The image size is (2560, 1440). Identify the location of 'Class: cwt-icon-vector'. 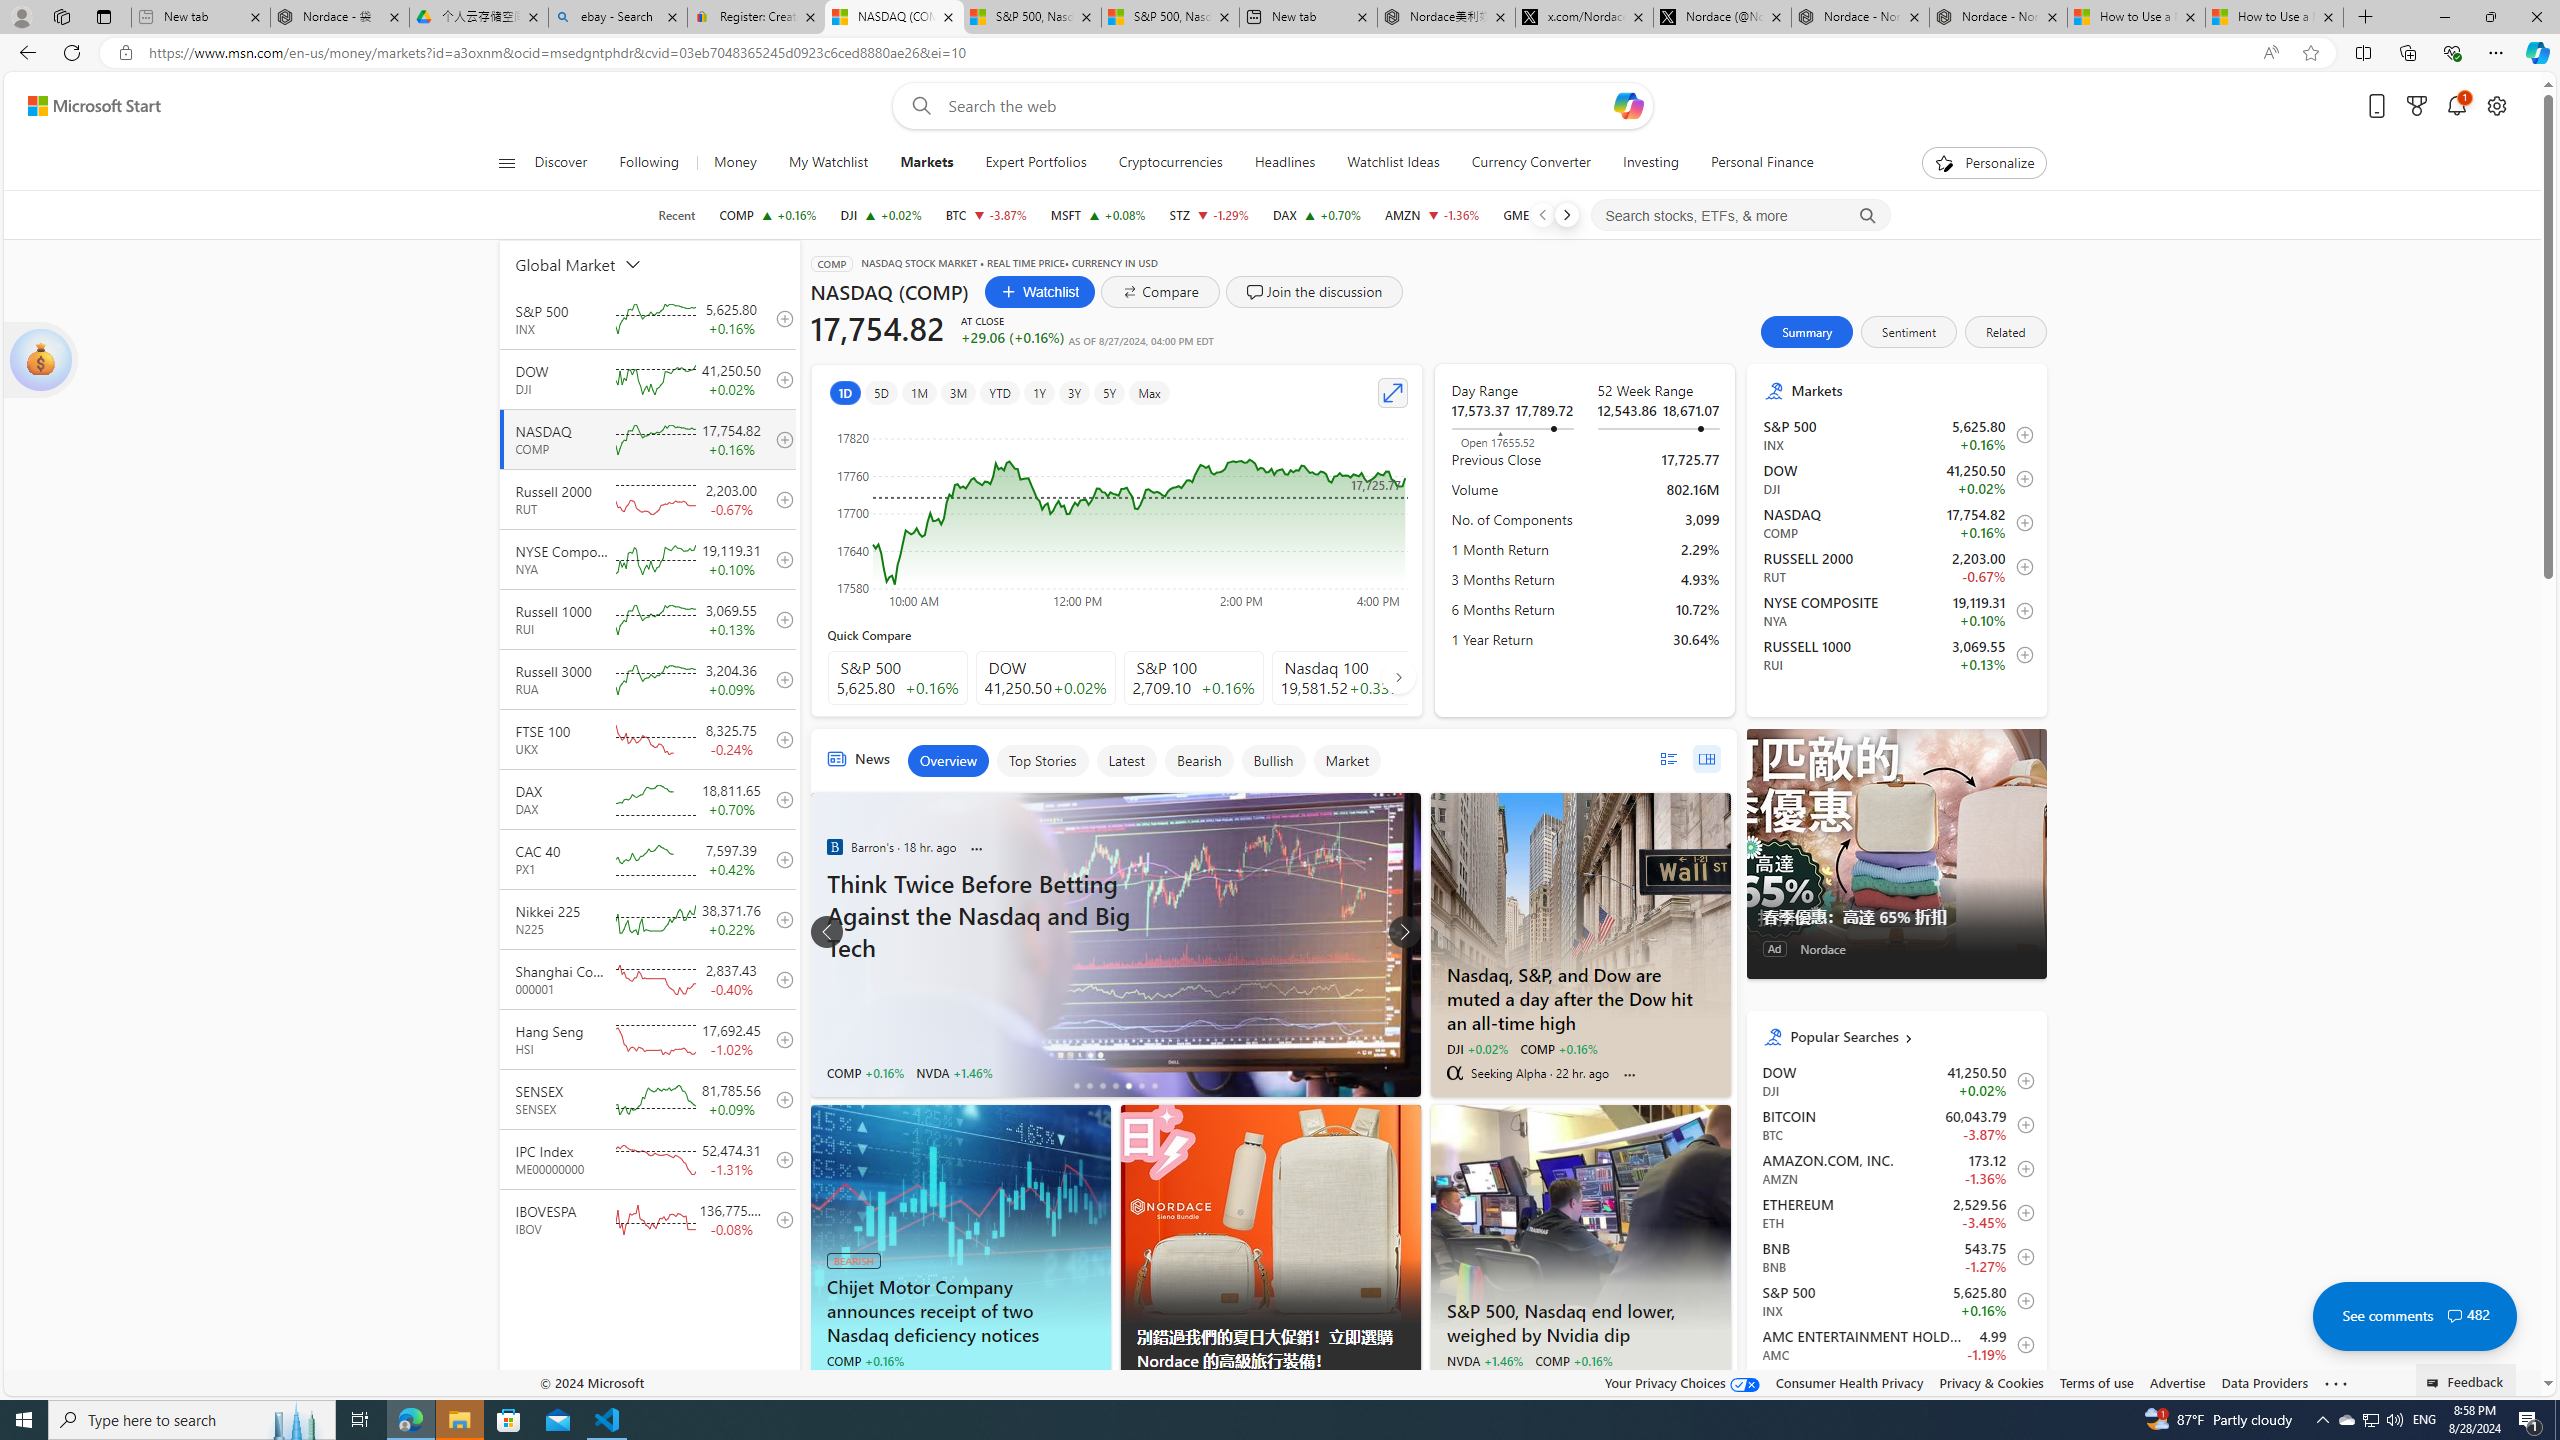
(2454, 1315).